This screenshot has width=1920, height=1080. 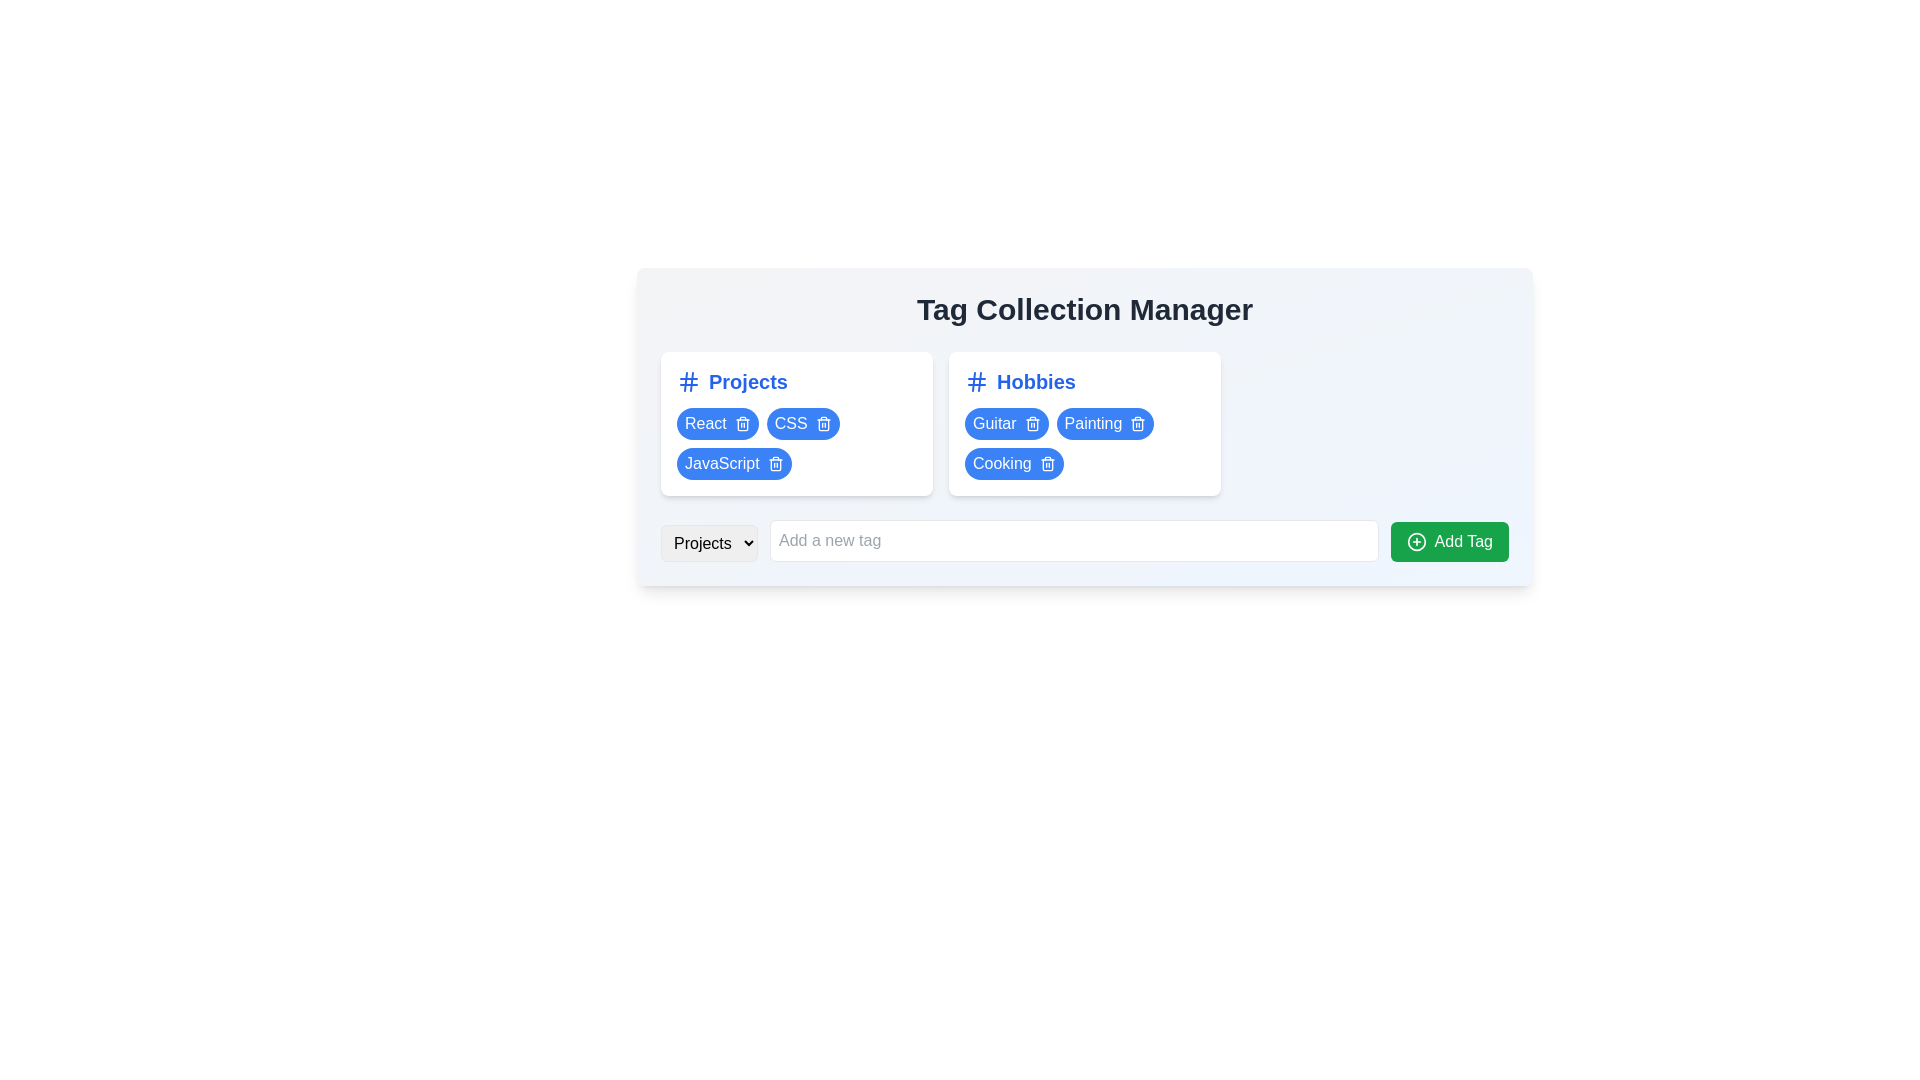 I want to click on the blue rounded square button with a white trash can symbol, so click(x=1046, y=463).